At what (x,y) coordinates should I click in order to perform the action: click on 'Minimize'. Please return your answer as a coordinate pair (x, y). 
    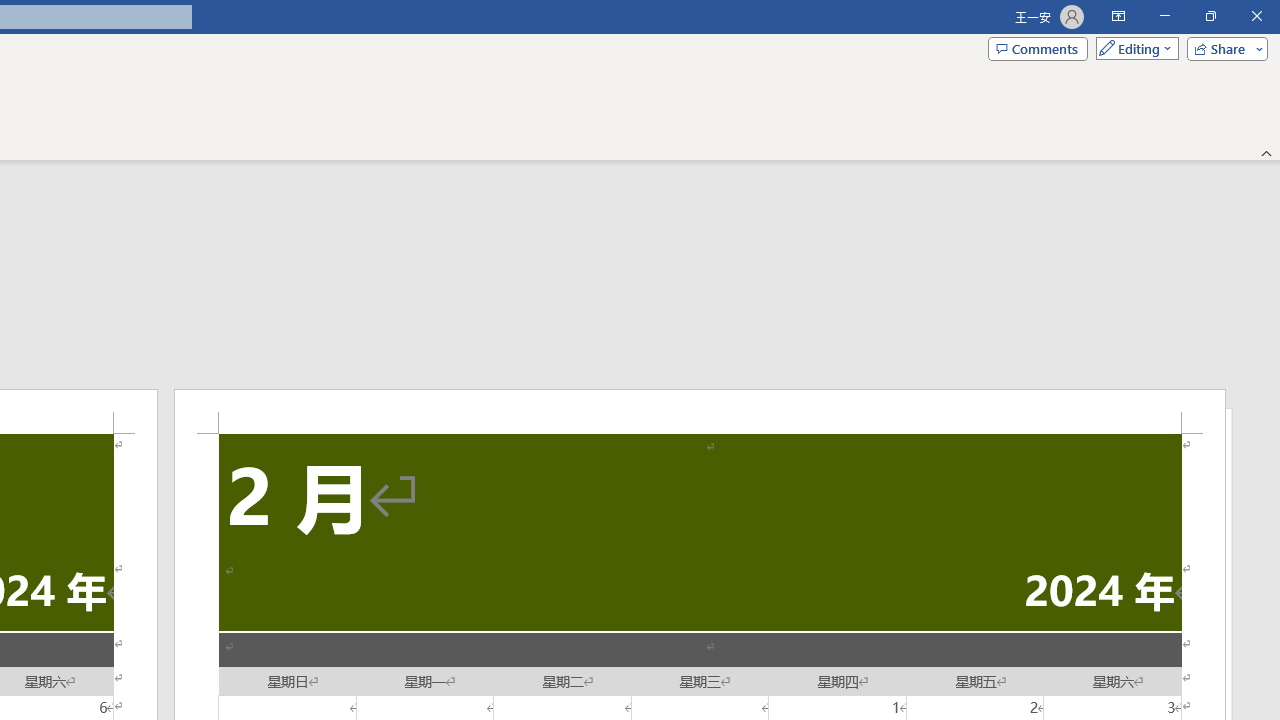
    Looking at the image, I should click on (1164, 16).